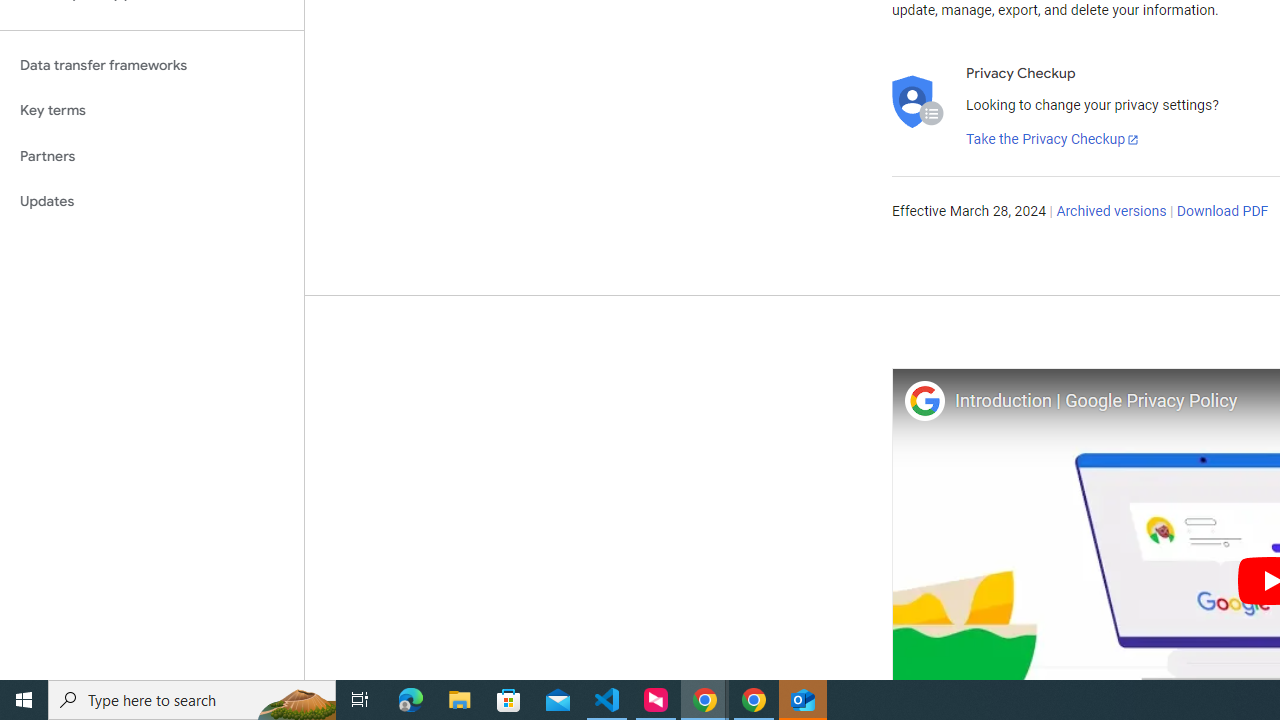  What do you see at coordinates (1110, 212) in the screenshot?
I see `'Archived versions'` at bounding box center [1110, 212].